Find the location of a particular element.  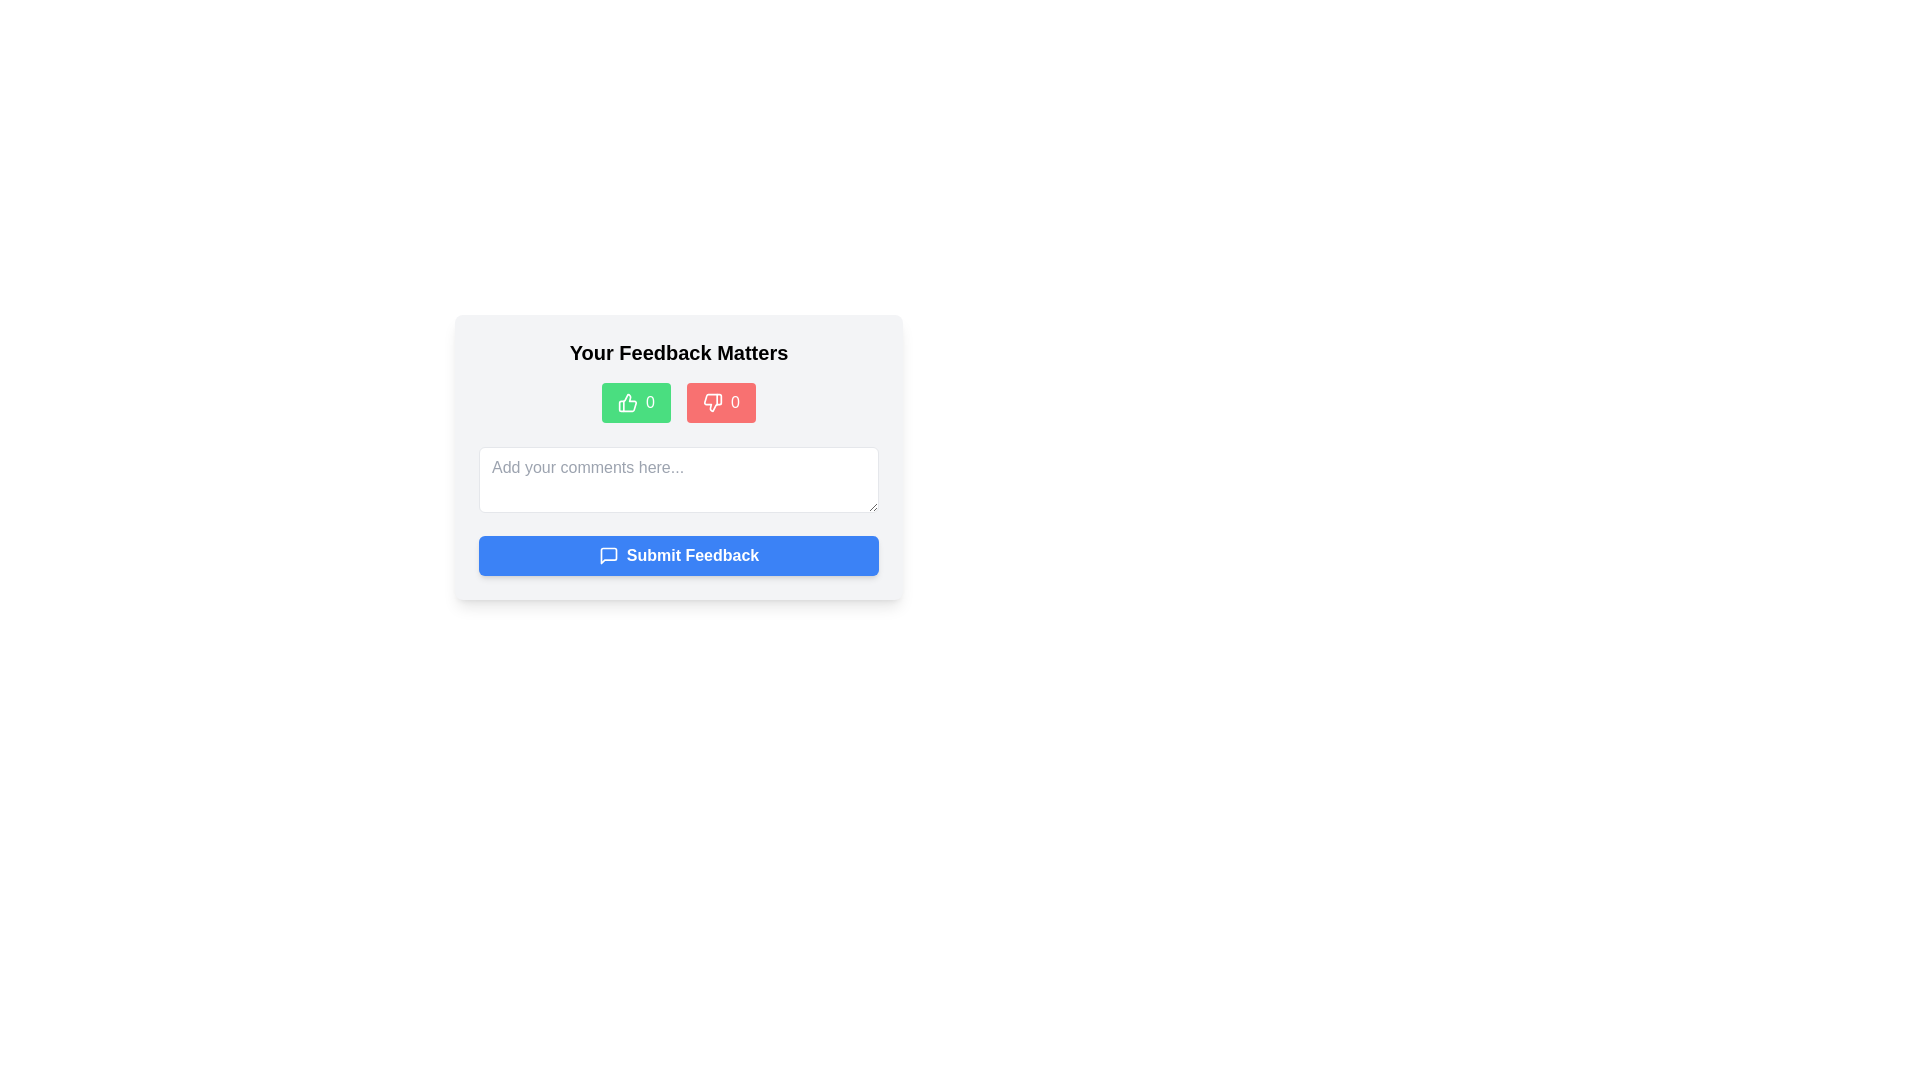

the positive feedback button located above the feedback text input area and below the title 'Your Feedback Matters.' is located at coordinates (635, 402).